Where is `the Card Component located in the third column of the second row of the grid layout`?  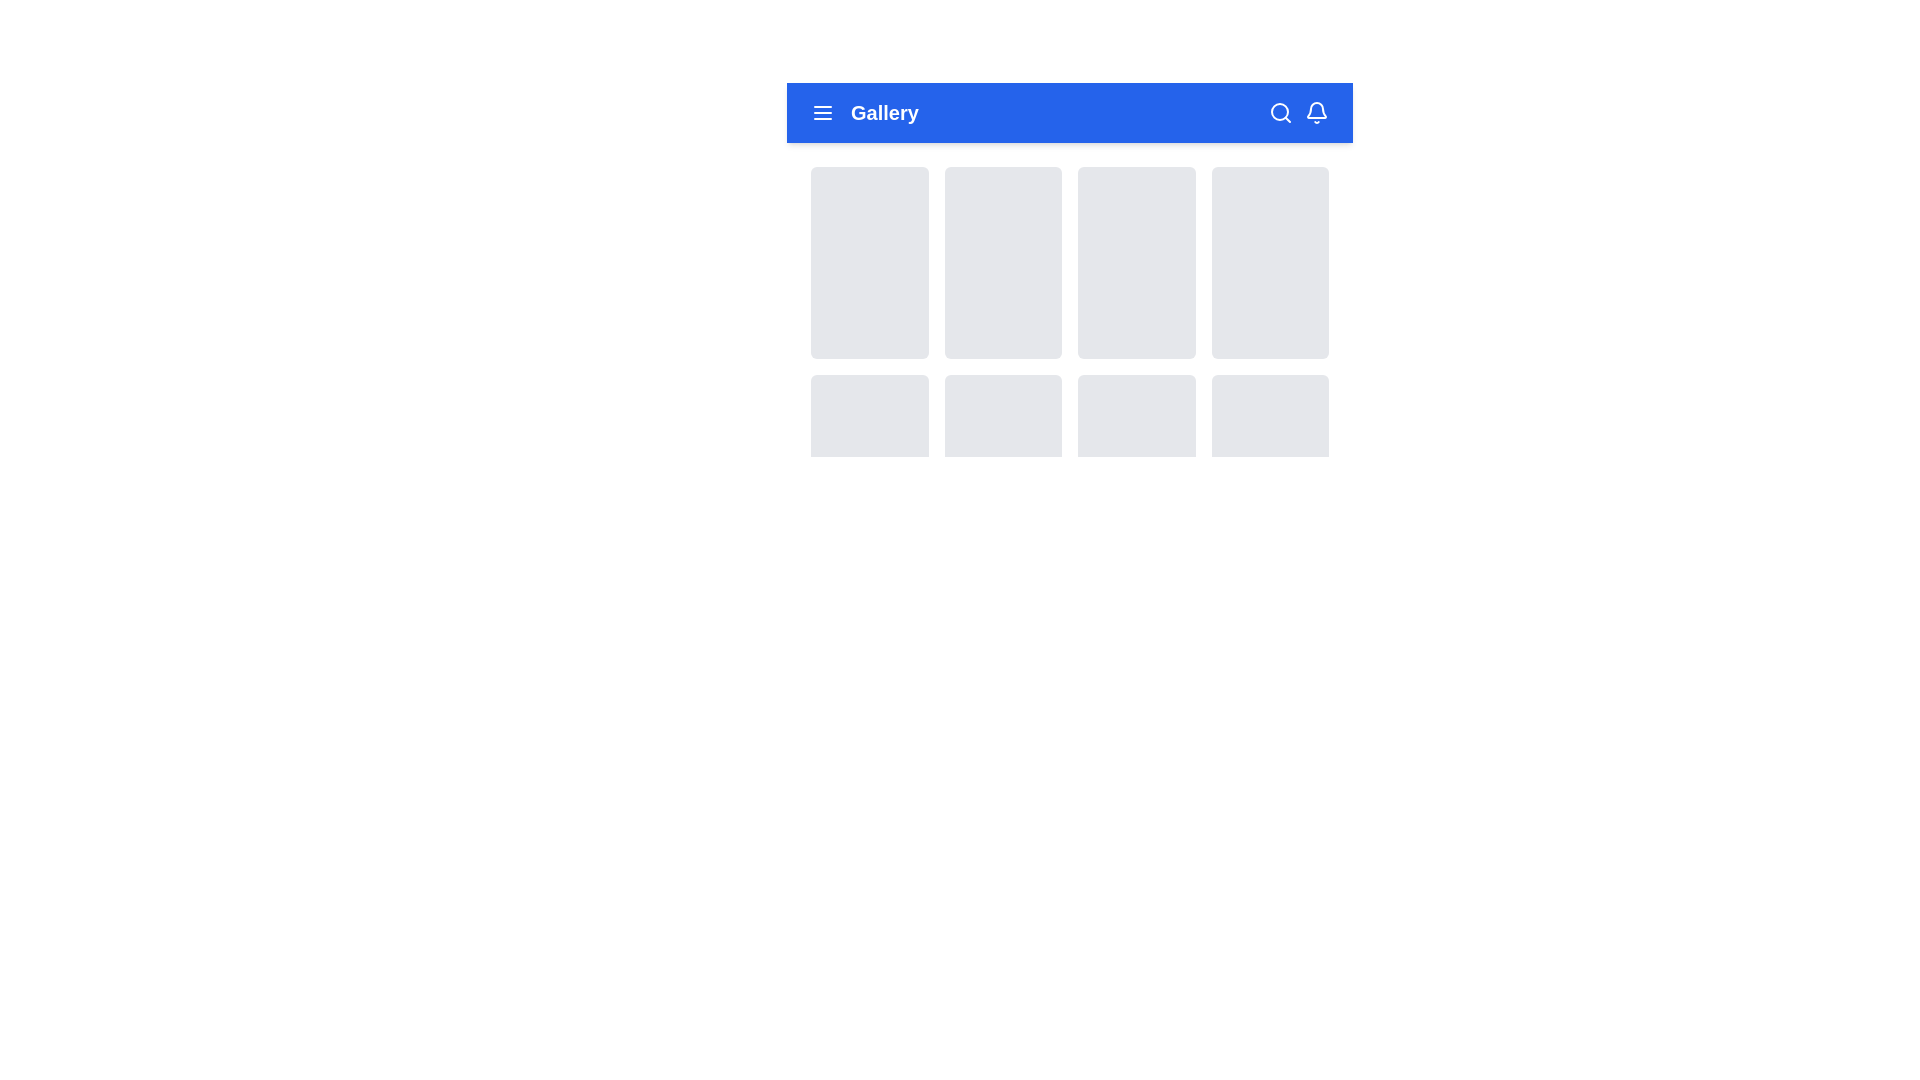 the Card Component located in the third column of the second row of the grid layout is located at coordinates (1136, 470).